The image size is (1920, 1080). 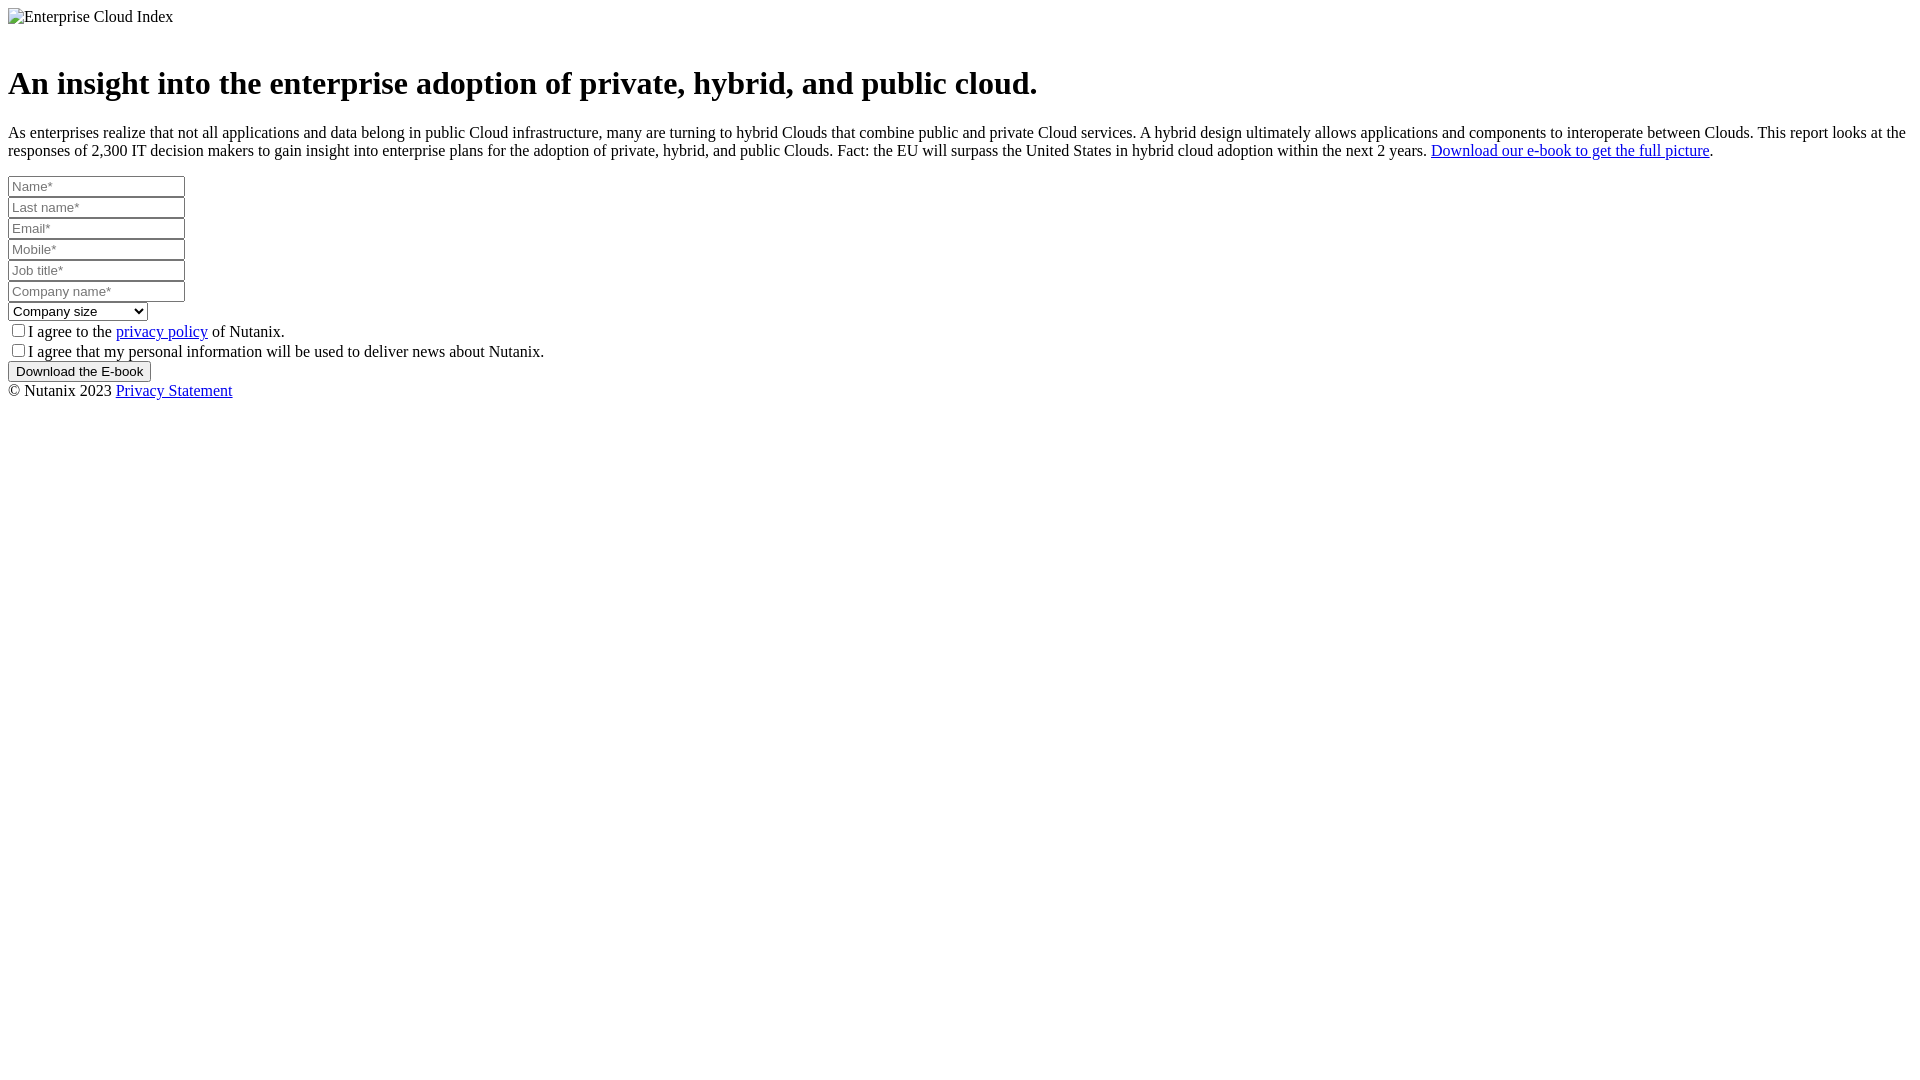 I want to click on 'Privacy Statement', so click(x=174, y=390).